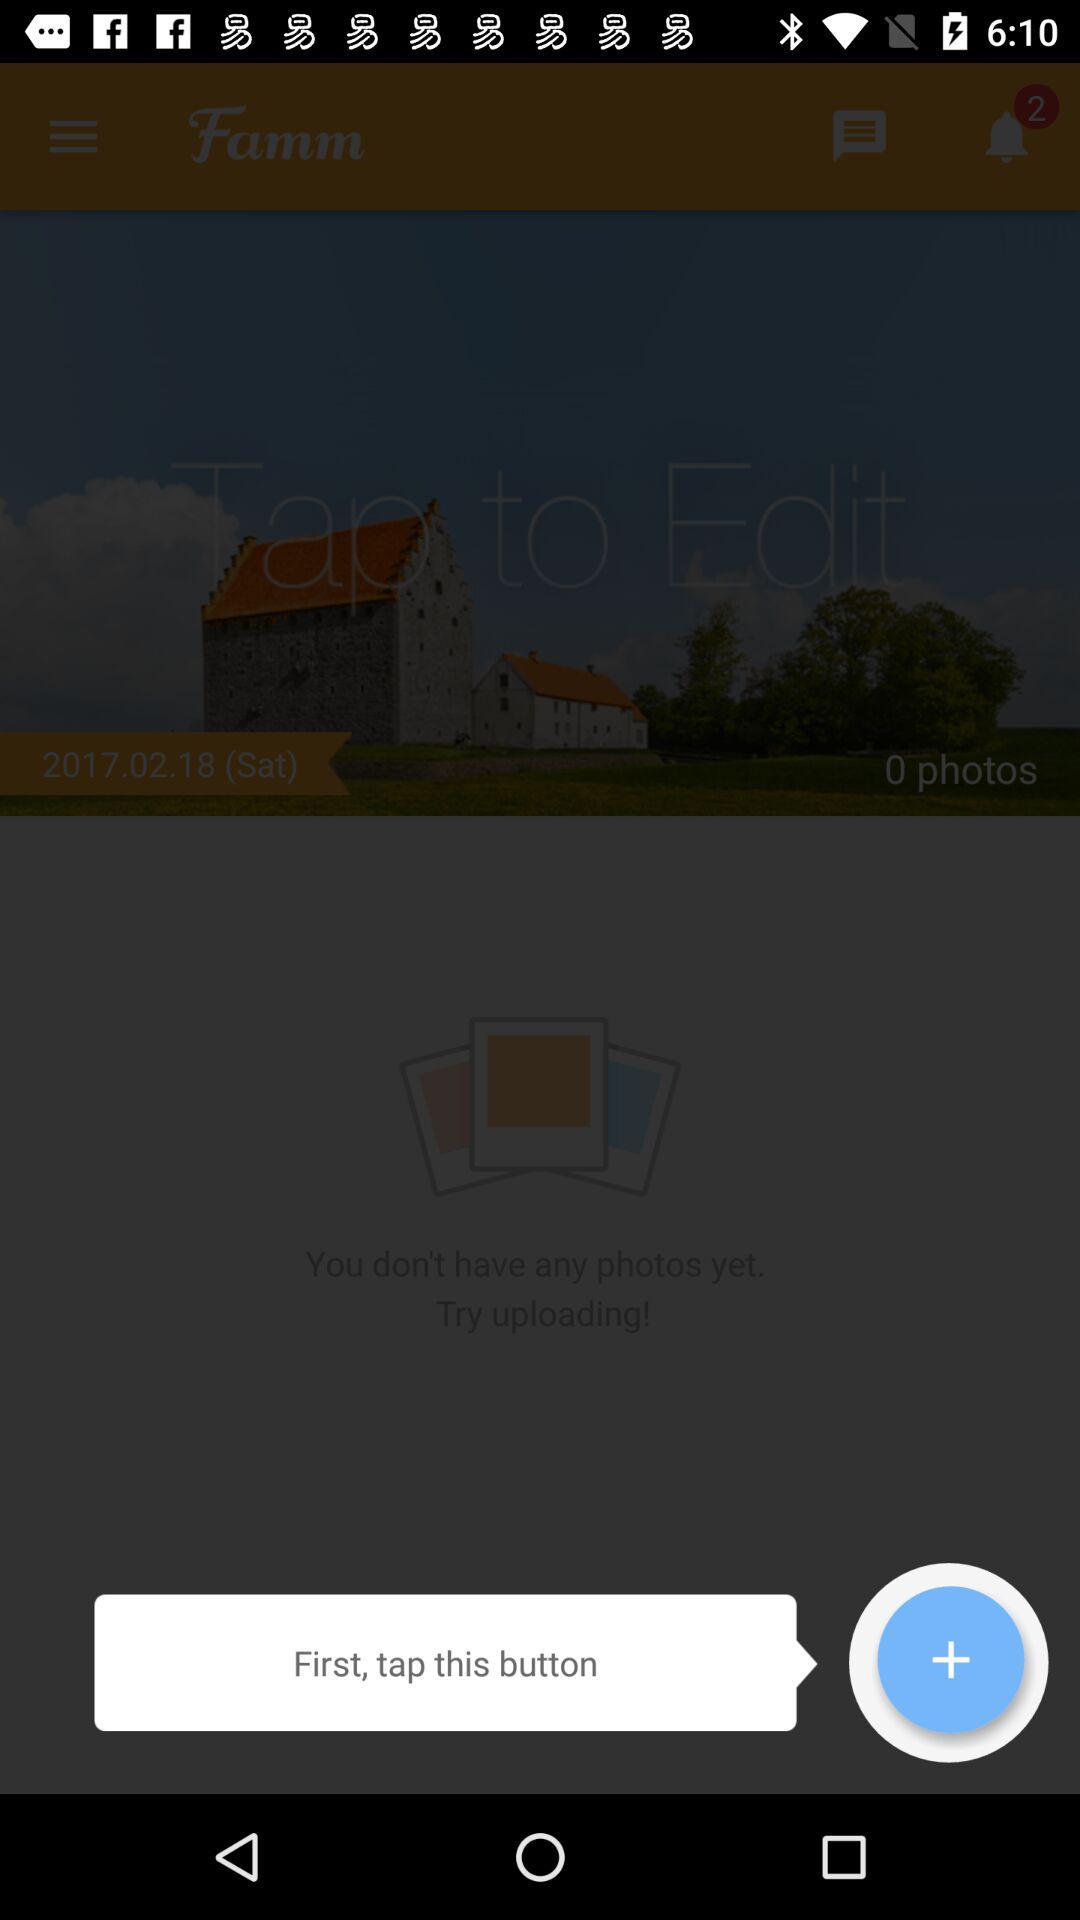 The image size is (1080, 1920). Describe the element at coordinates (950, 1659) in the screenshot. I see `the add icon` at that location.